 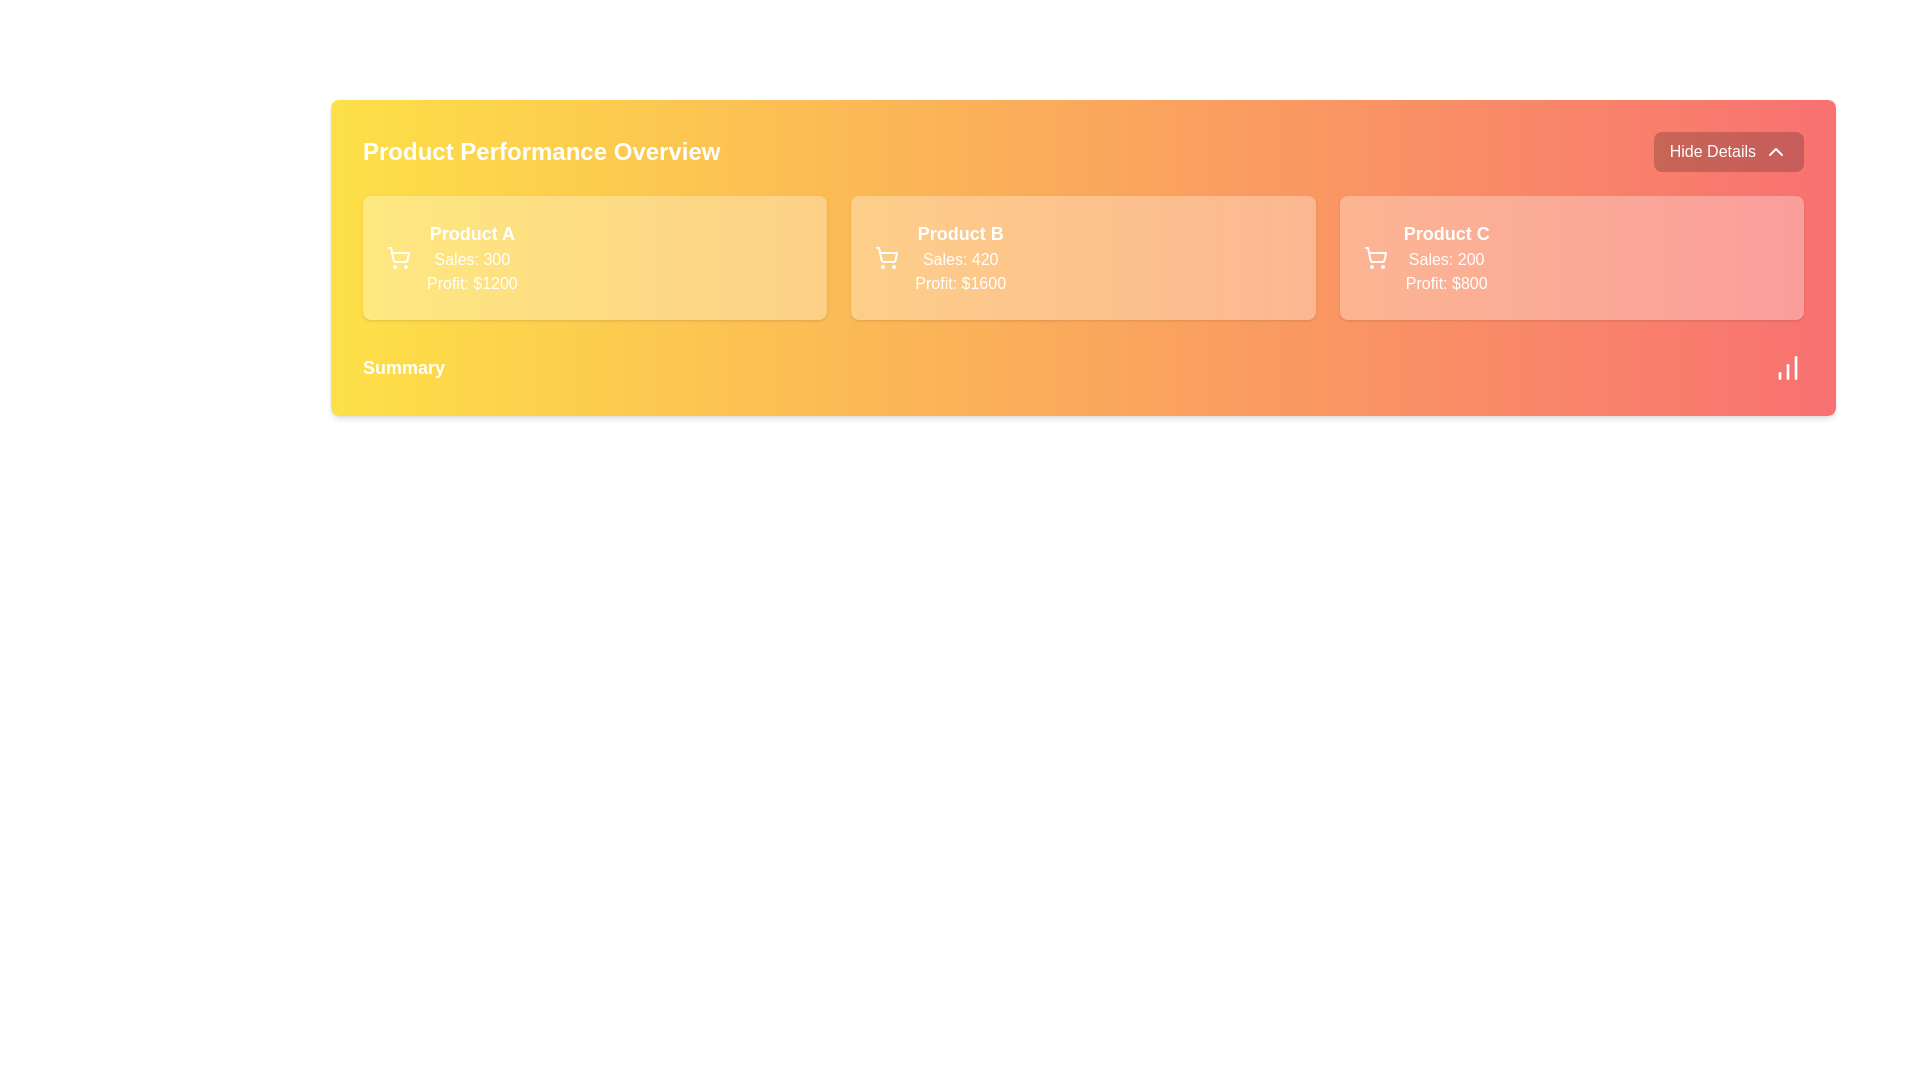 What do you see at coordinates (1374, 254) in the screenshot?
I see `the shopping cart icon located in the top-left corner of the Product C card, which indicates a commerce-related action` at bounding box center [1374, 254].